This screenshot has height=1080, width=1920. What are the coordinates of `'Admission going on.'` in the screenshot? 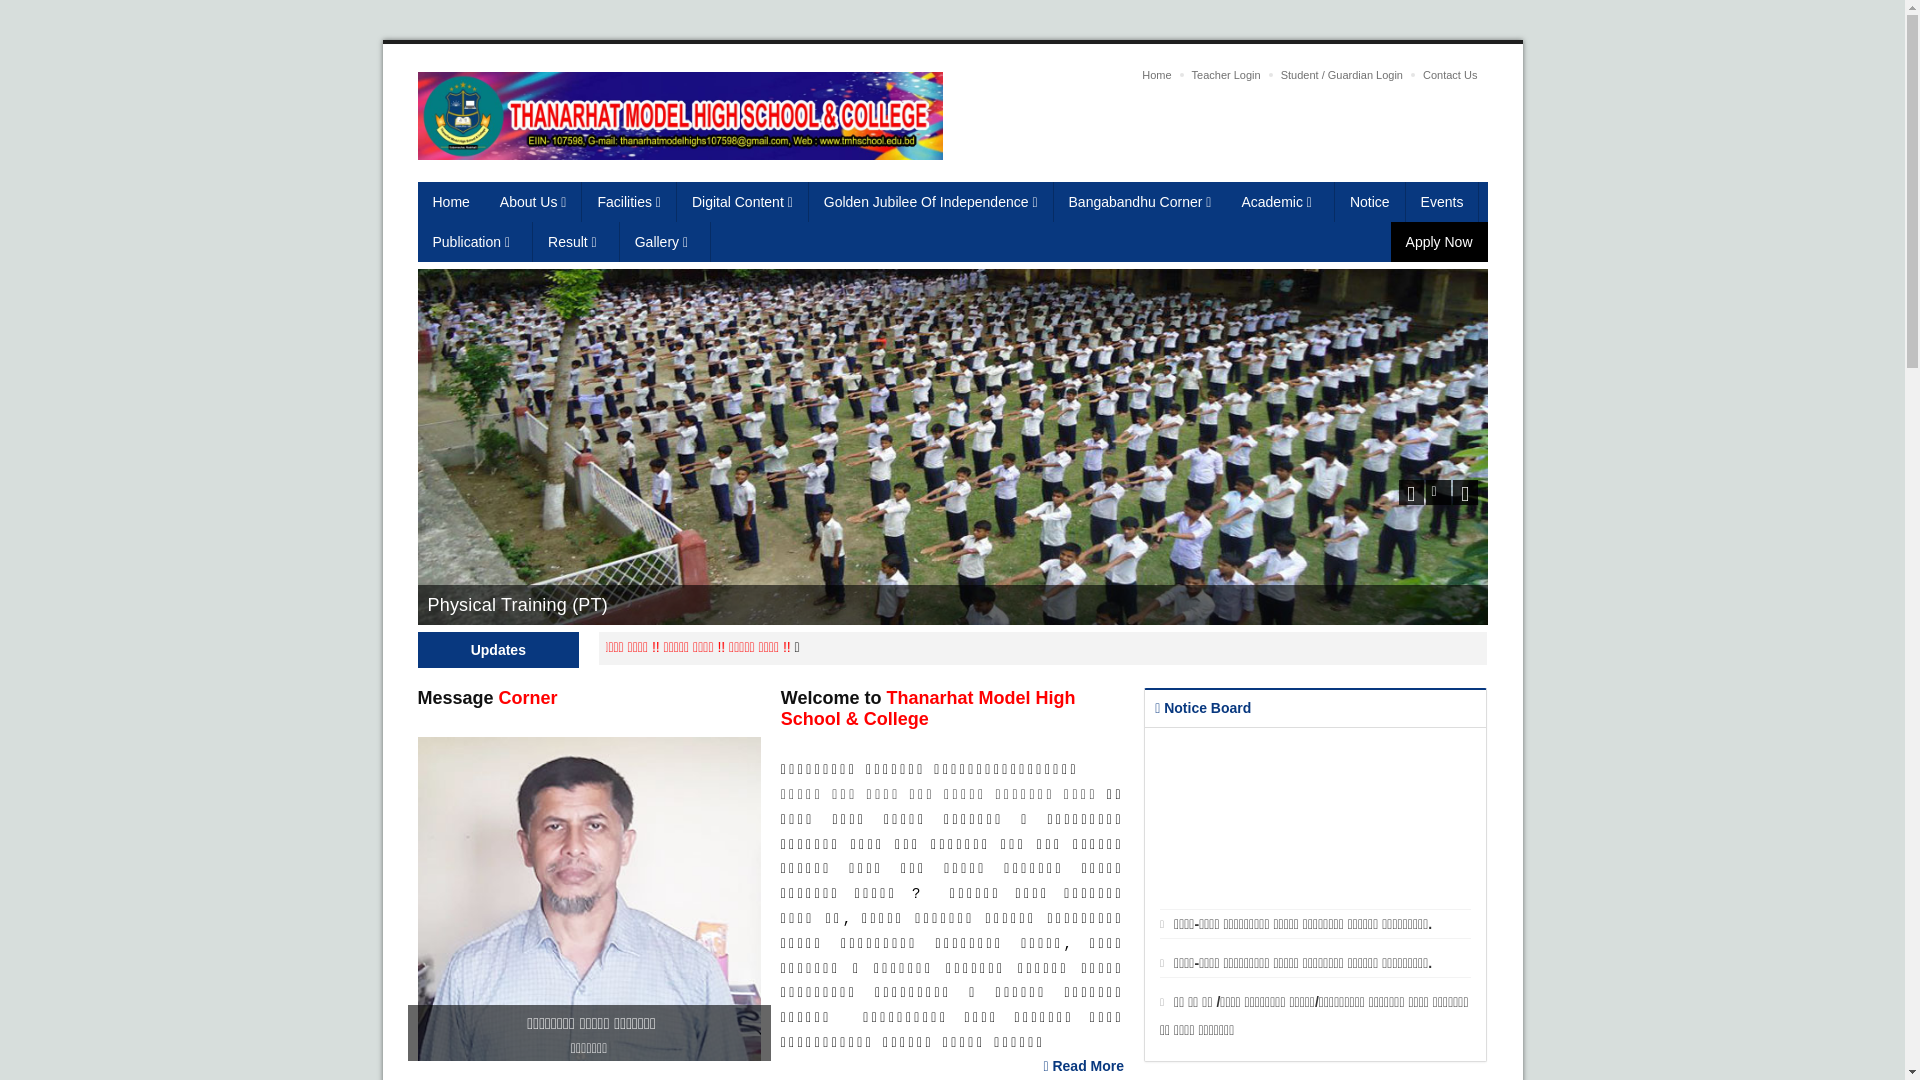 It's located at (589, 647).